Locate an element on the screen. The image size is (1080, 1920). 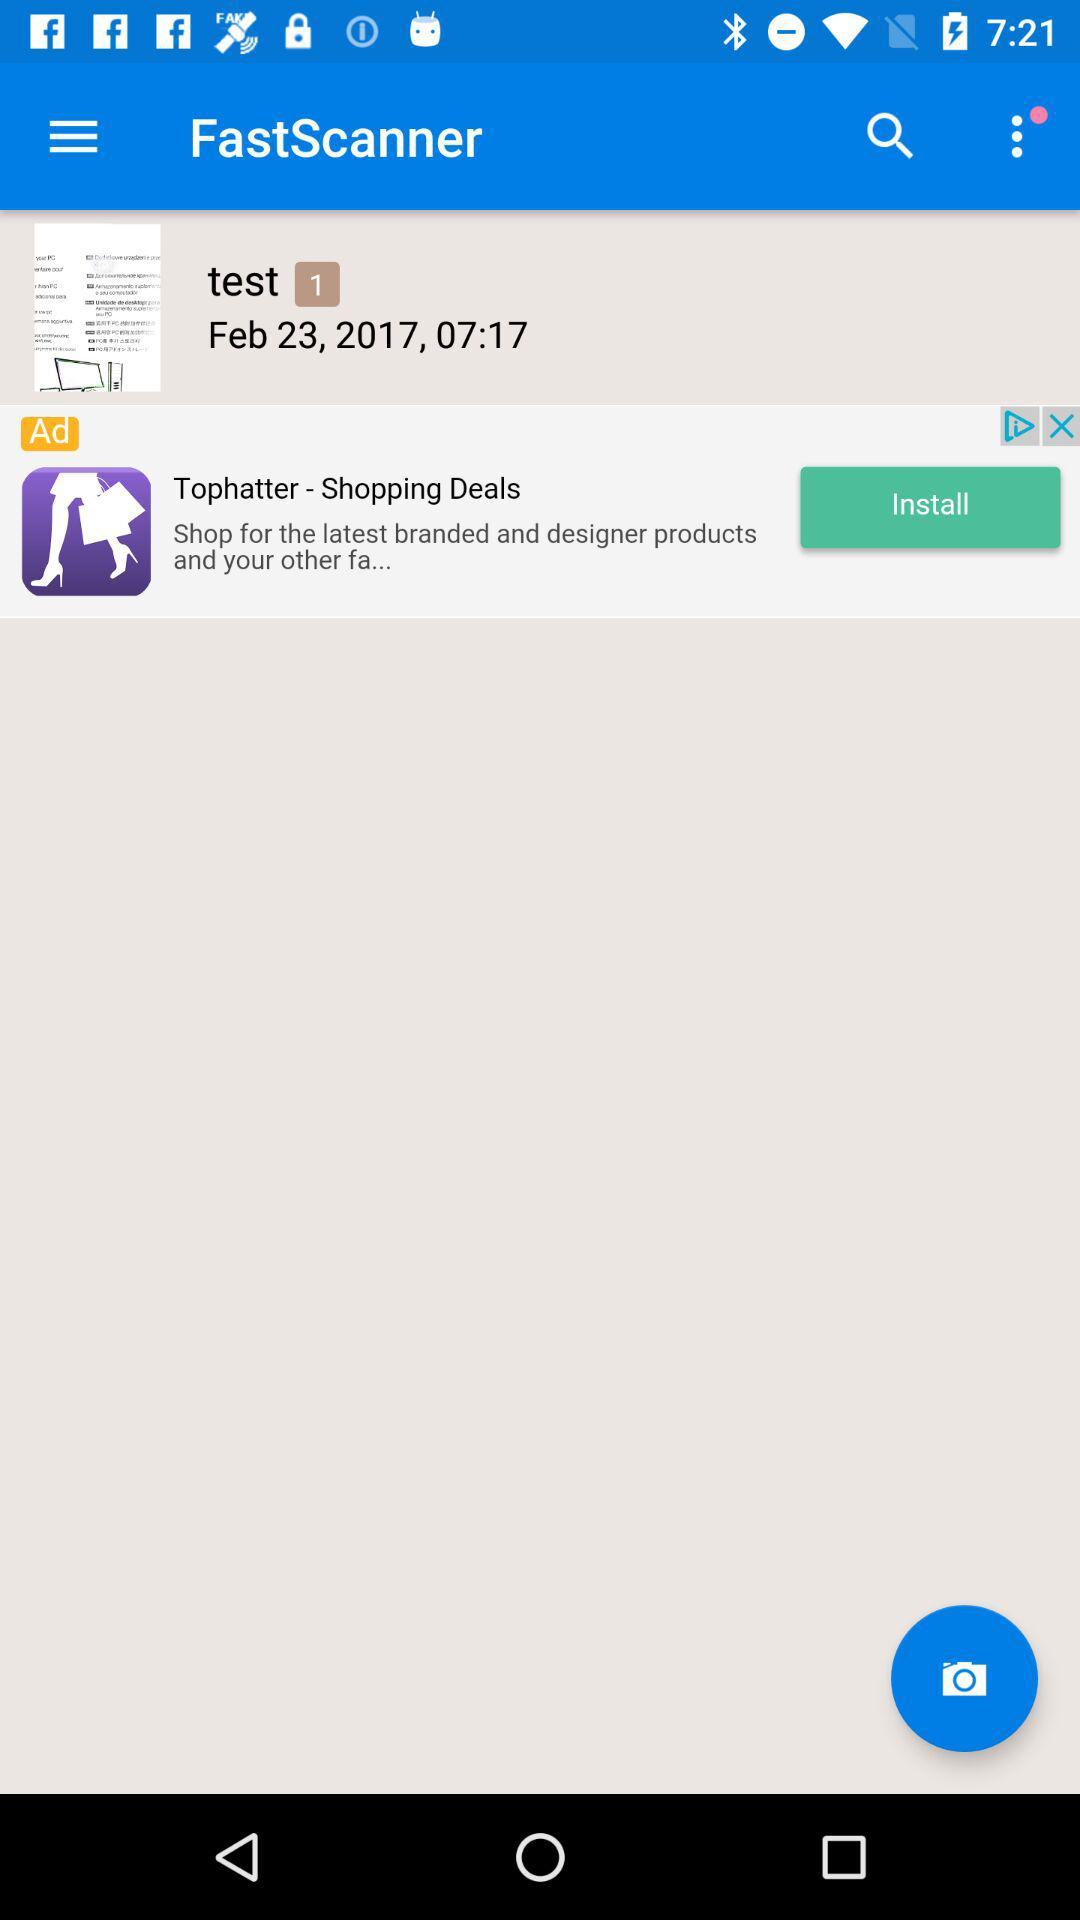
search for is located at coordinates (890, 135).